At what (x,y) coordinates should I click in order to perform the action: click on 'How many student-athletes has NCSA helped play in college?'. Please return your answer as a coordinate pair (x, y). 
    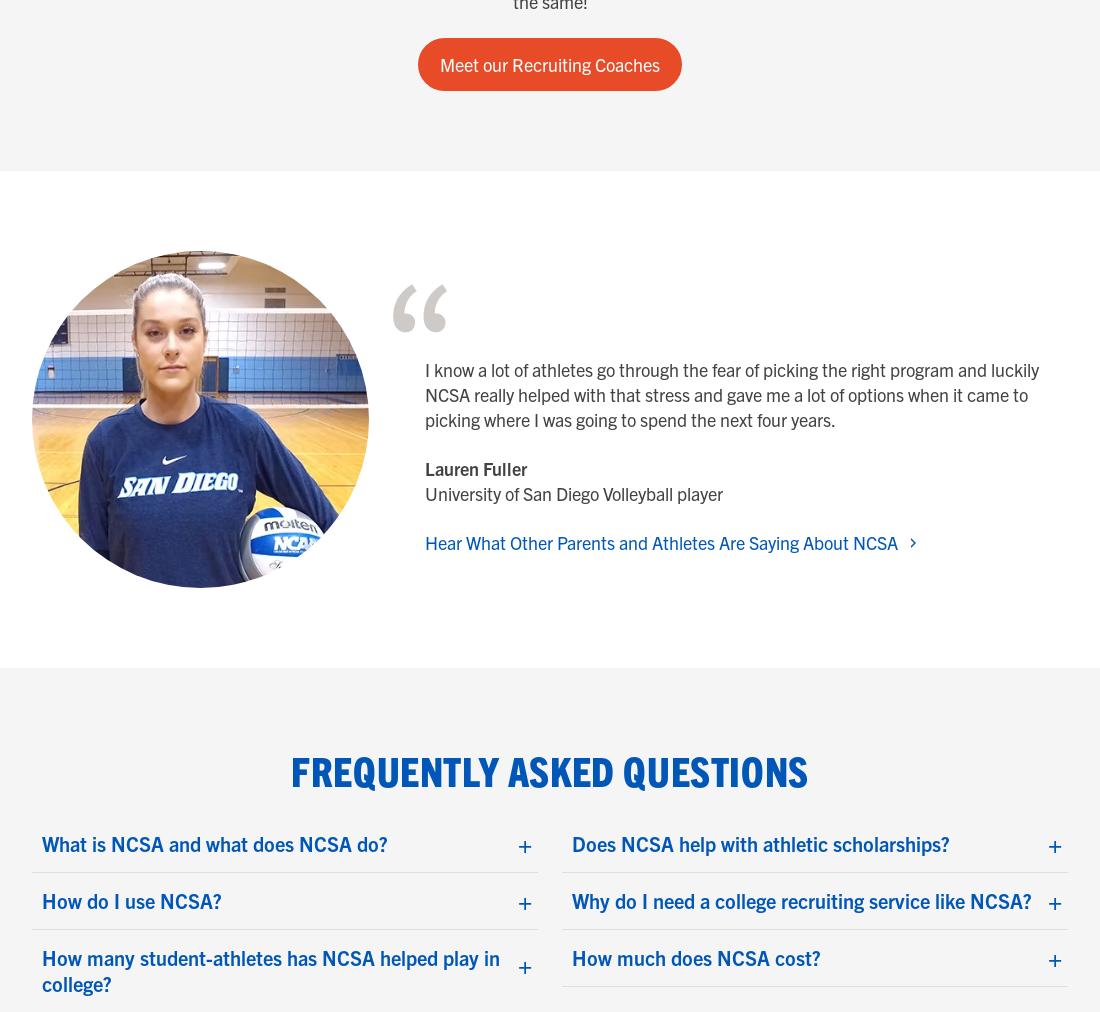
    Looking at the image, I should click on (41, 970).